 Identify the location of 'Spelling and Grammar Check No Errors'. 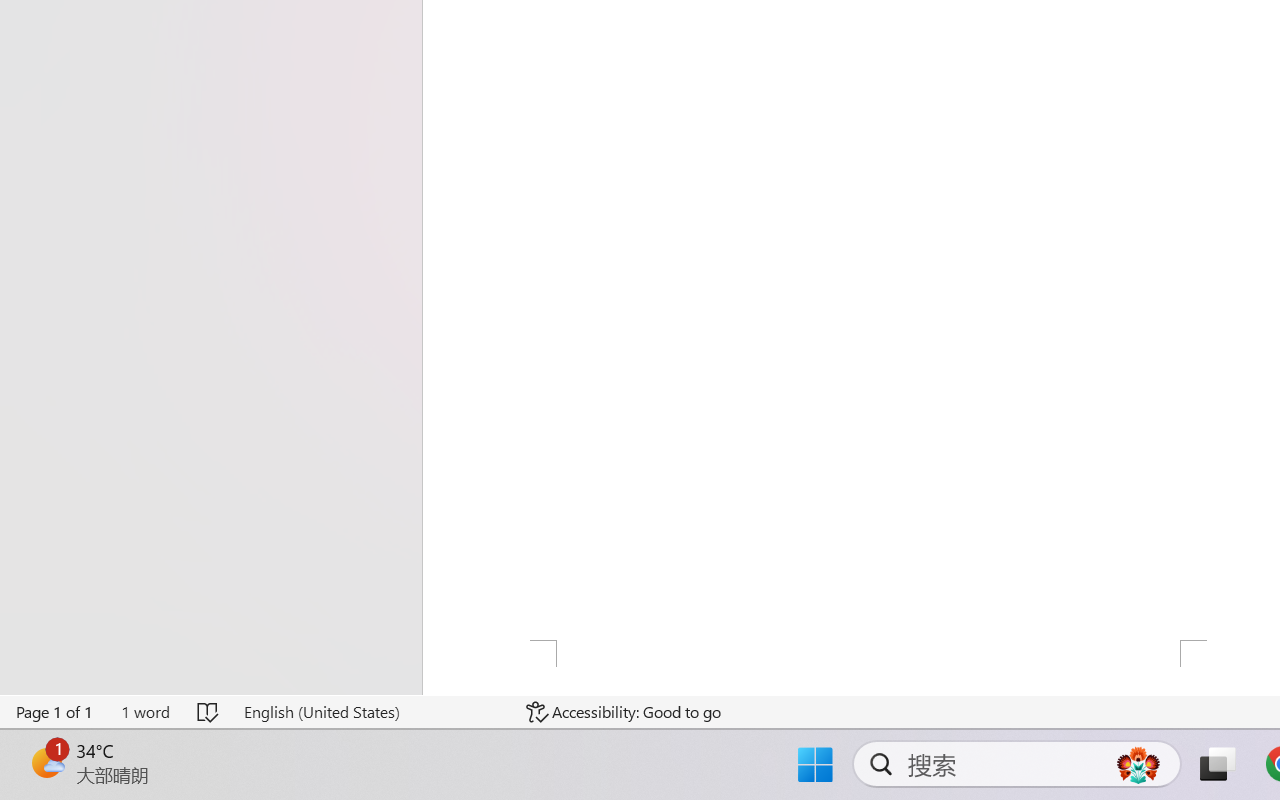
(209, 711).